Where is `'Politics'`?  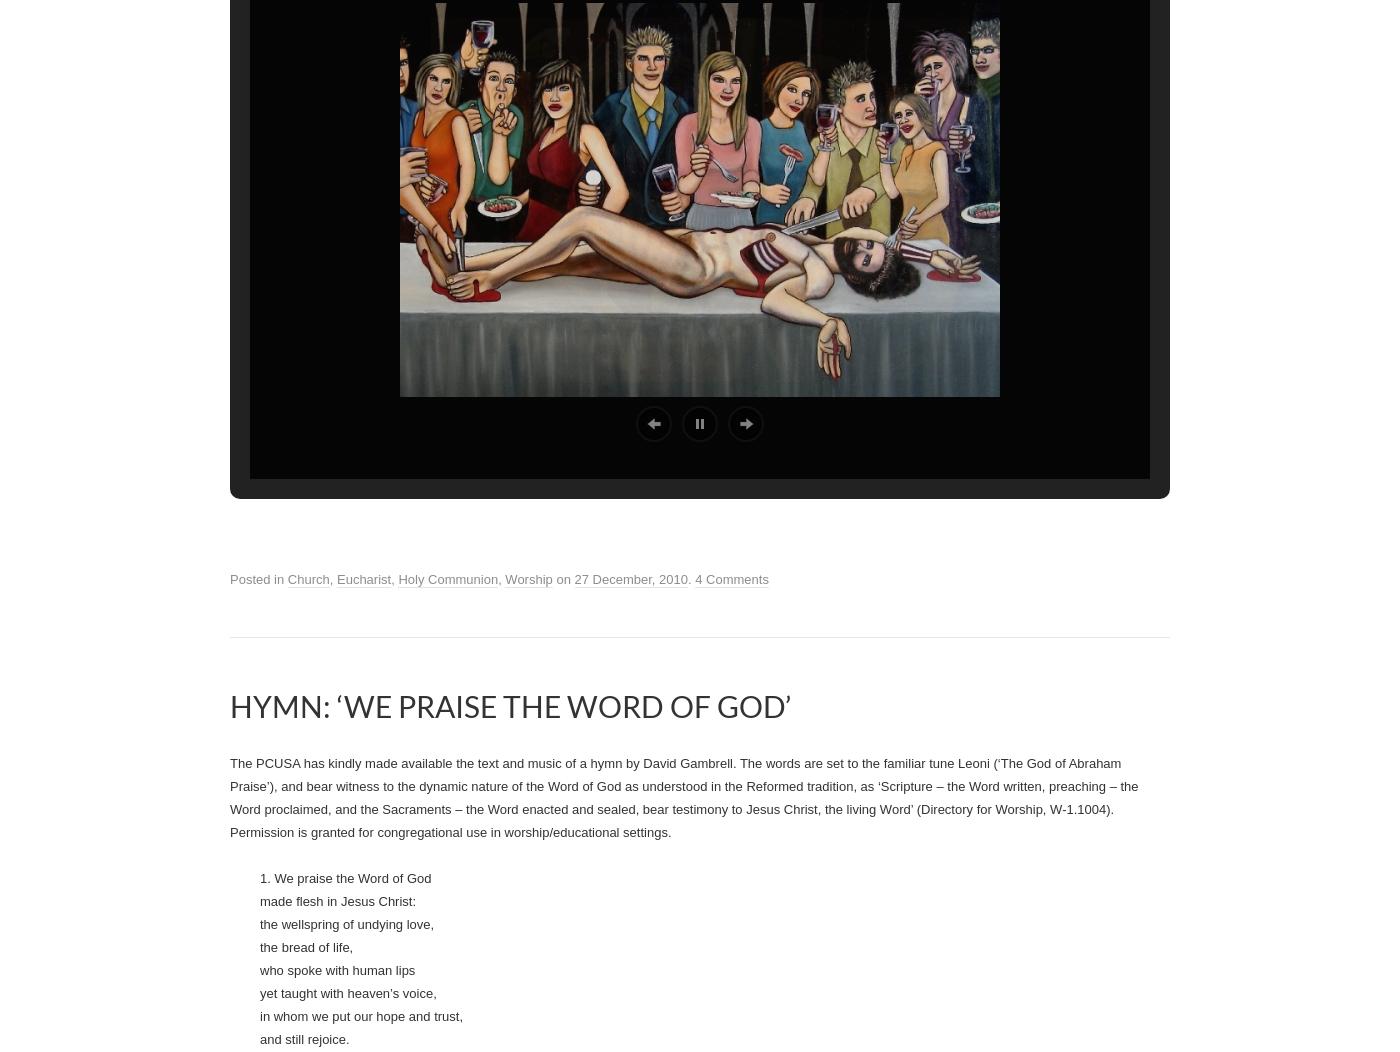
'Politics' is located at coordinates (384, 424).